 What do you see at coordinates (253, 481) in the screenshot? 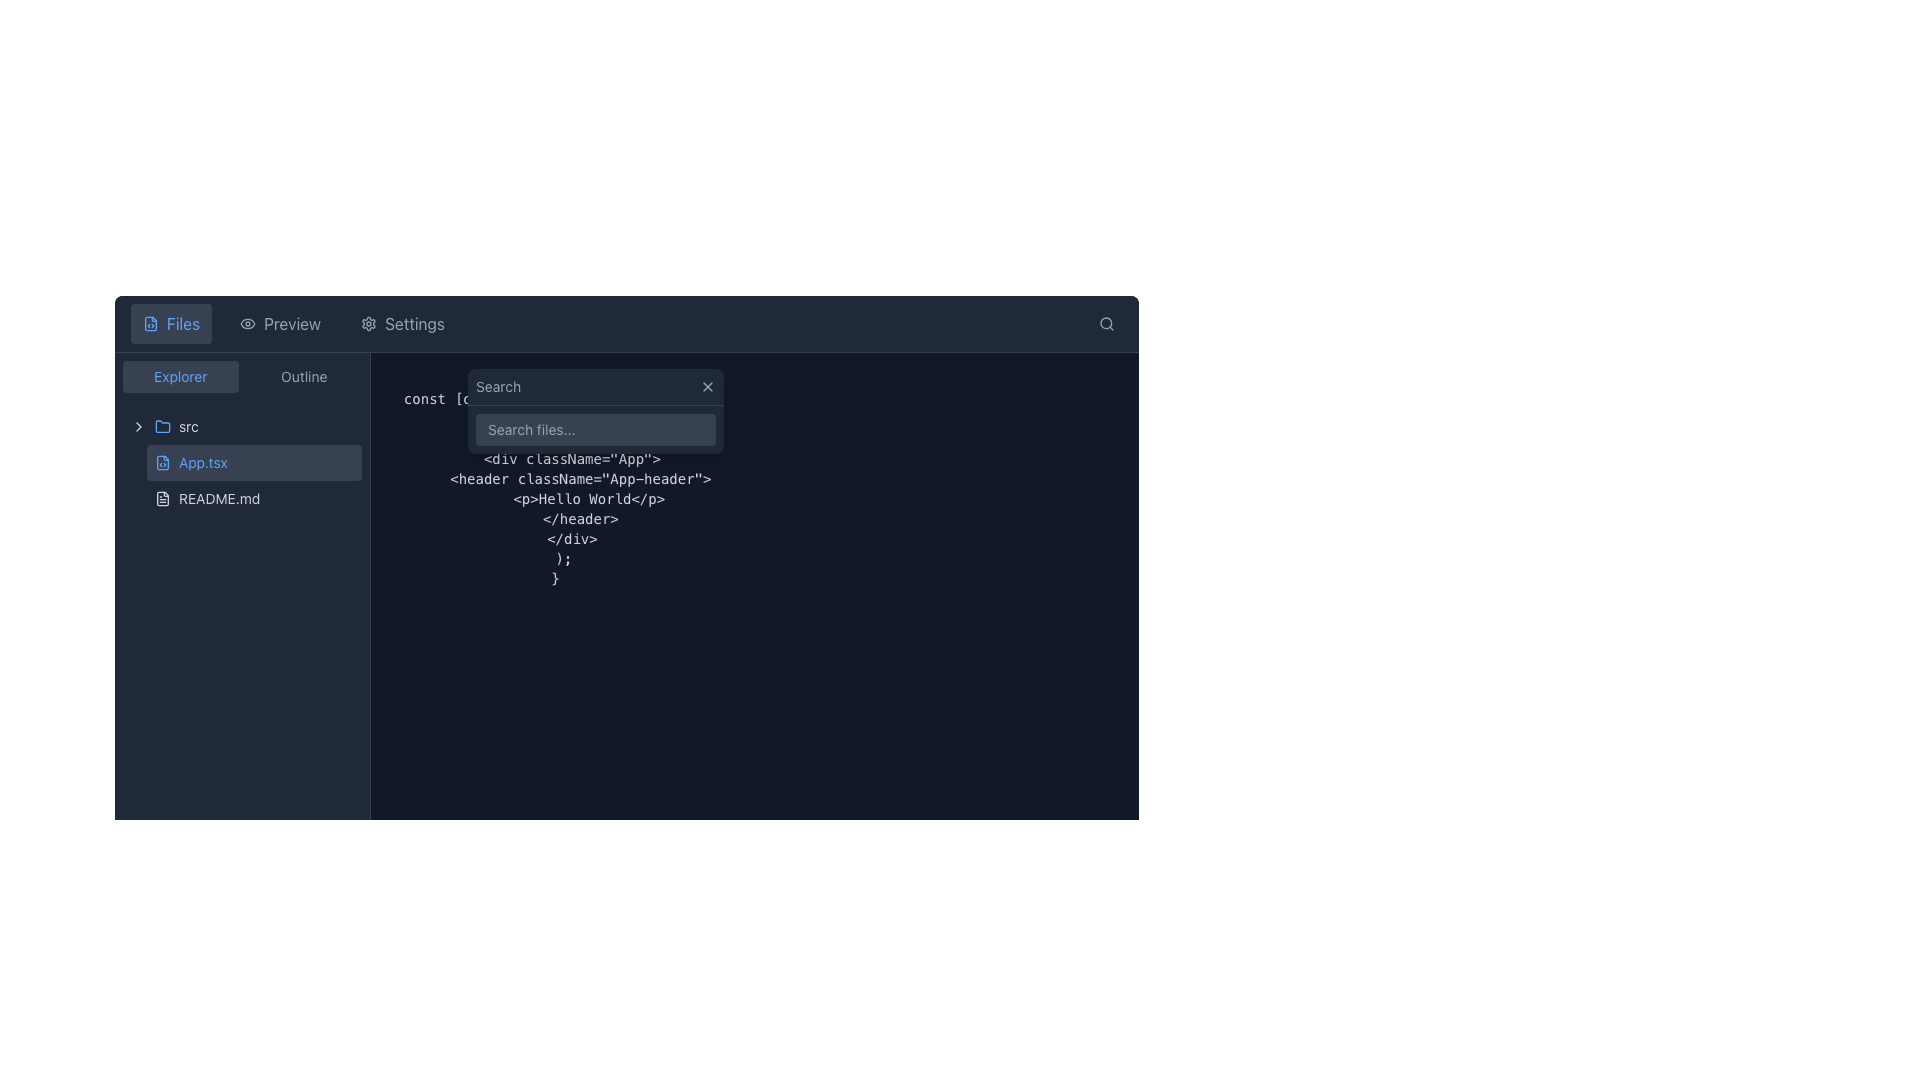
I see `the list item representing 'App.tsxREADME.md', which is styled with a gray background and located in the file explorer under the 'src' directory` at bounding box center [253, 481].